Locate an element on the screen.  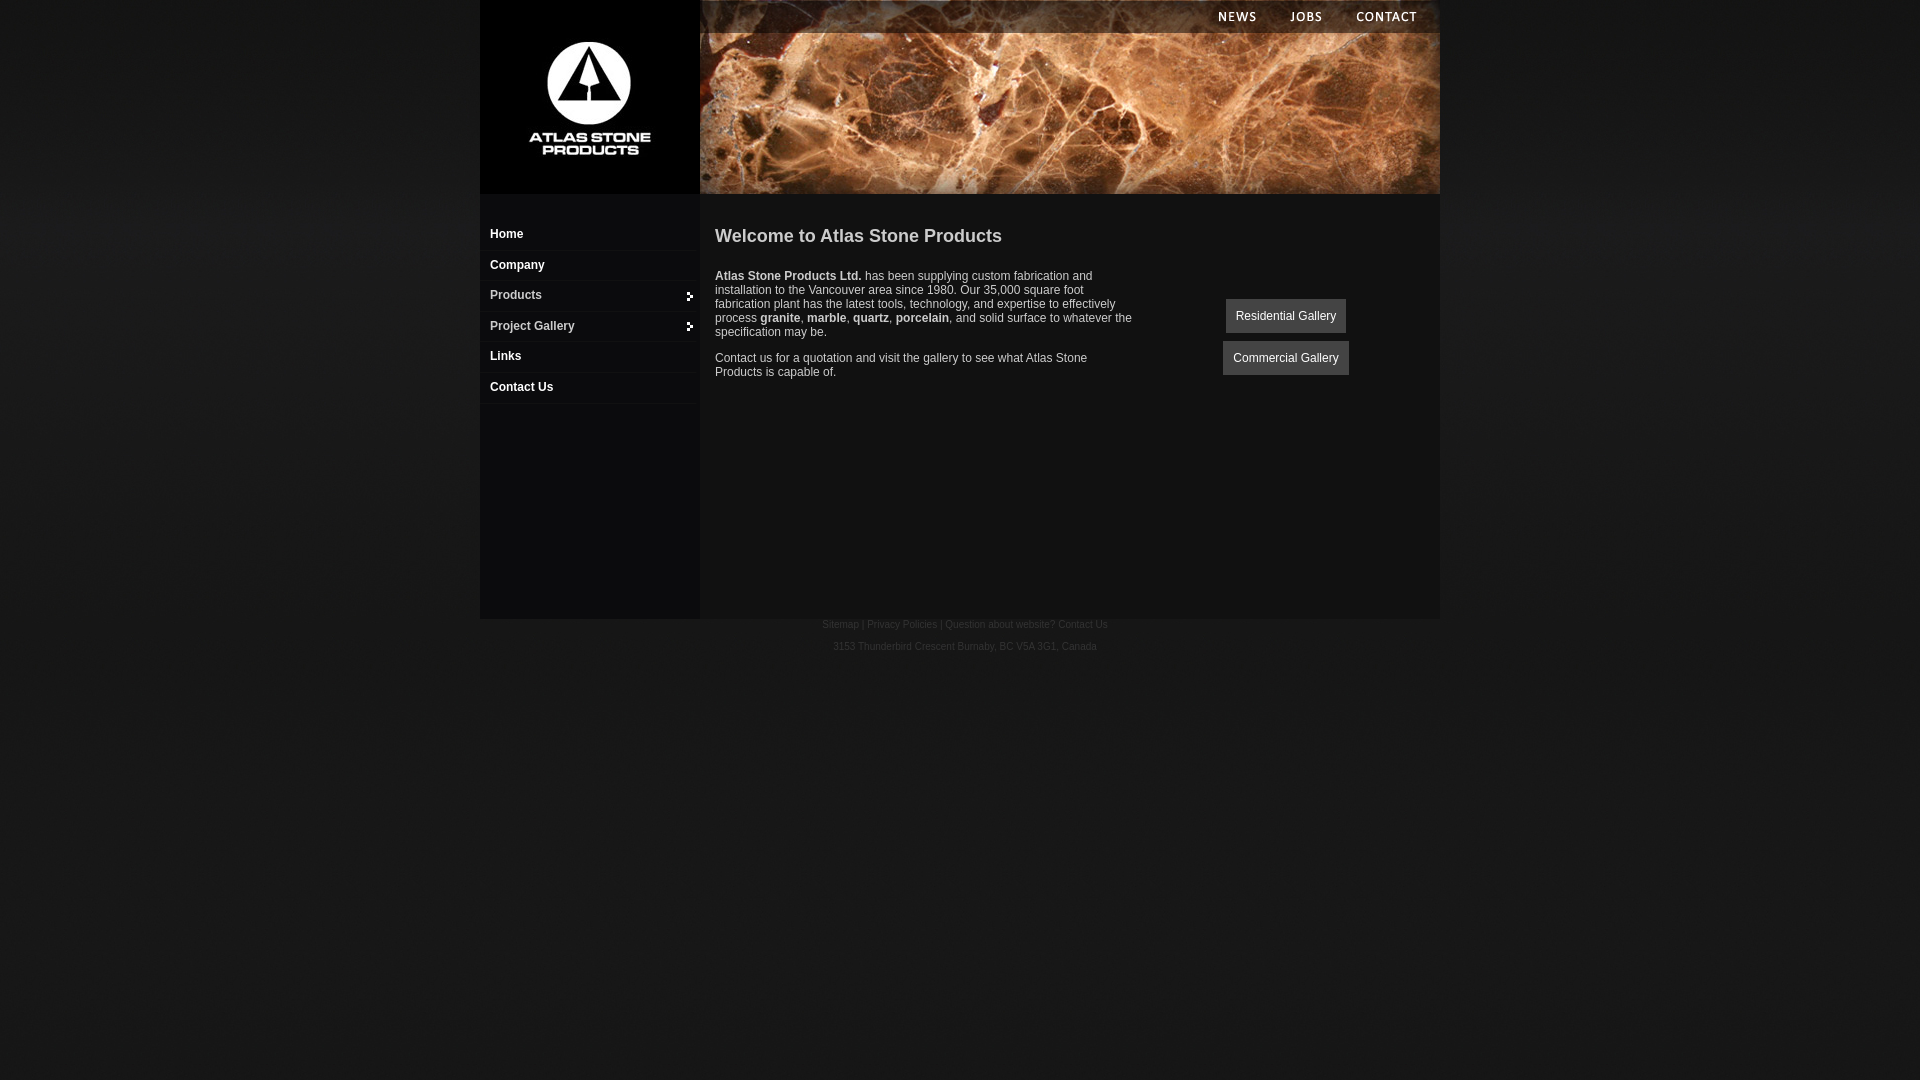
'Residential Gallery' is located at coordinates (1224, 315).